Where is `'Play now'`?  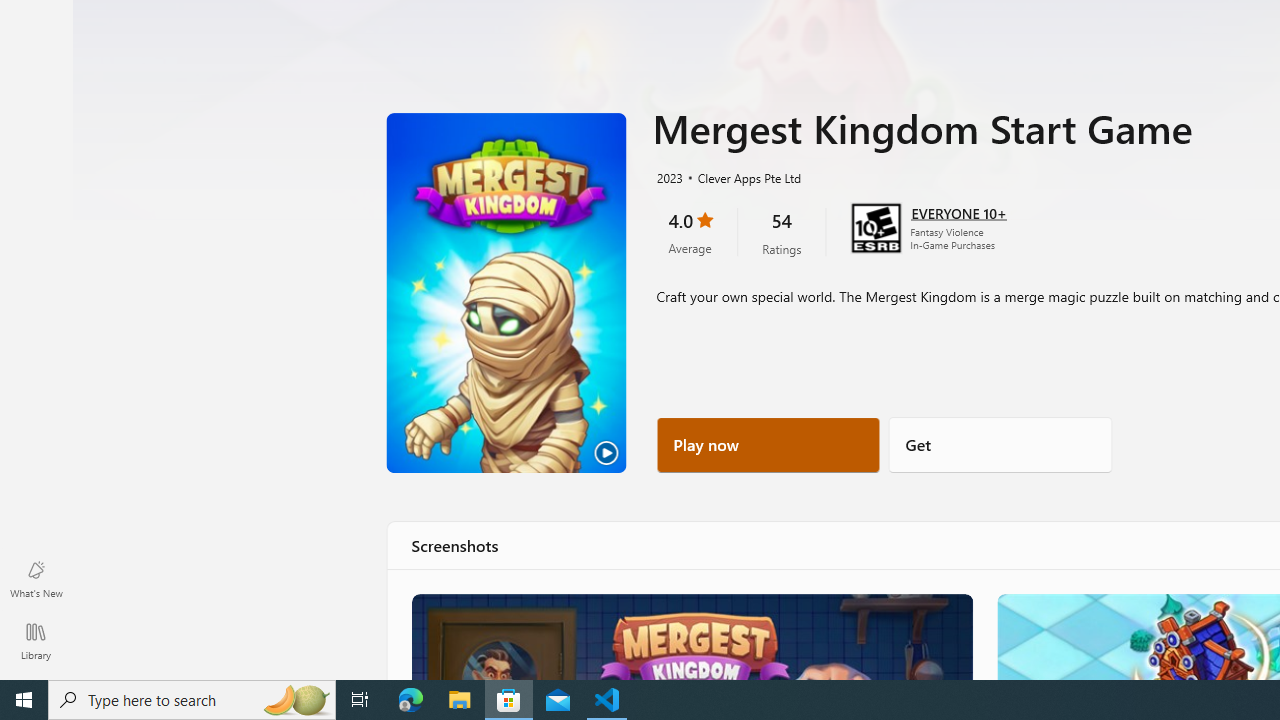 'Play now' is located at coordinates (767, 443).